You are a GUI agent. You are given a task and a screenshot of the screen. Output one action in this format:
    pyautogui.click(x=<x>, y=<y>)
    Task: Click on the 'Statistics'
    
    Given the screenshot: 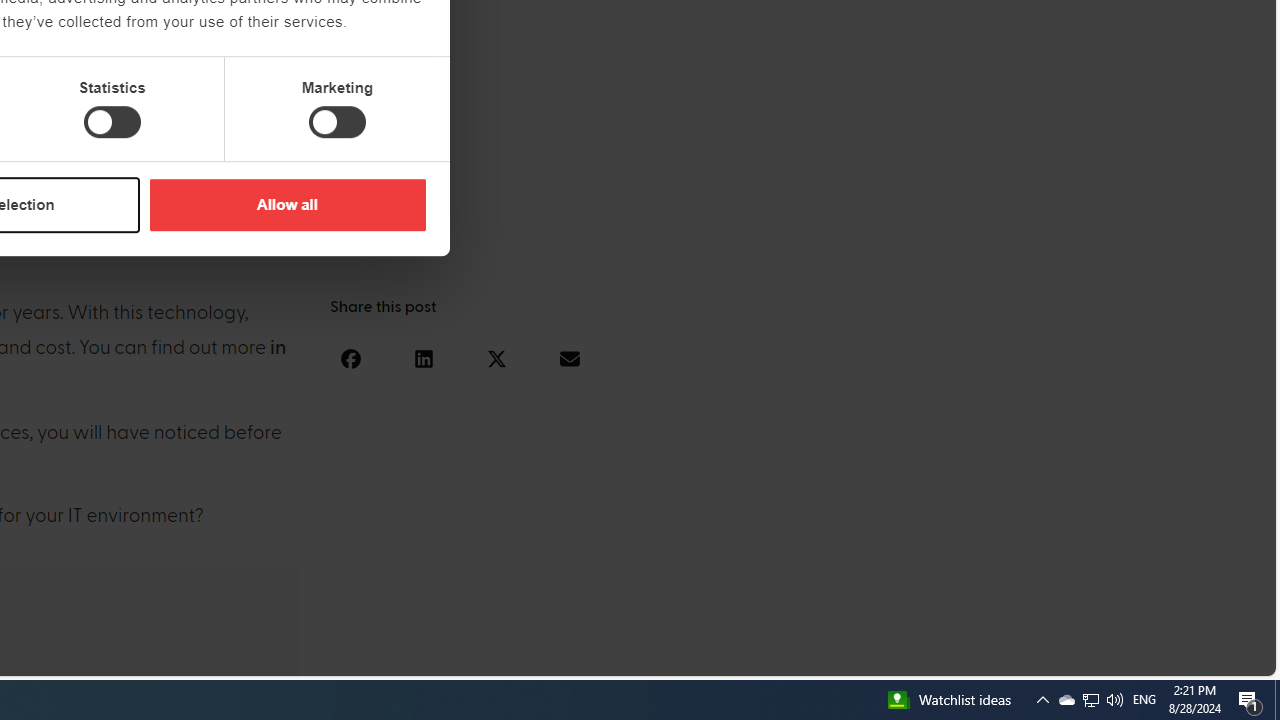 What is the action you would take?
    pyautogui.click(x=111, y=122)
    